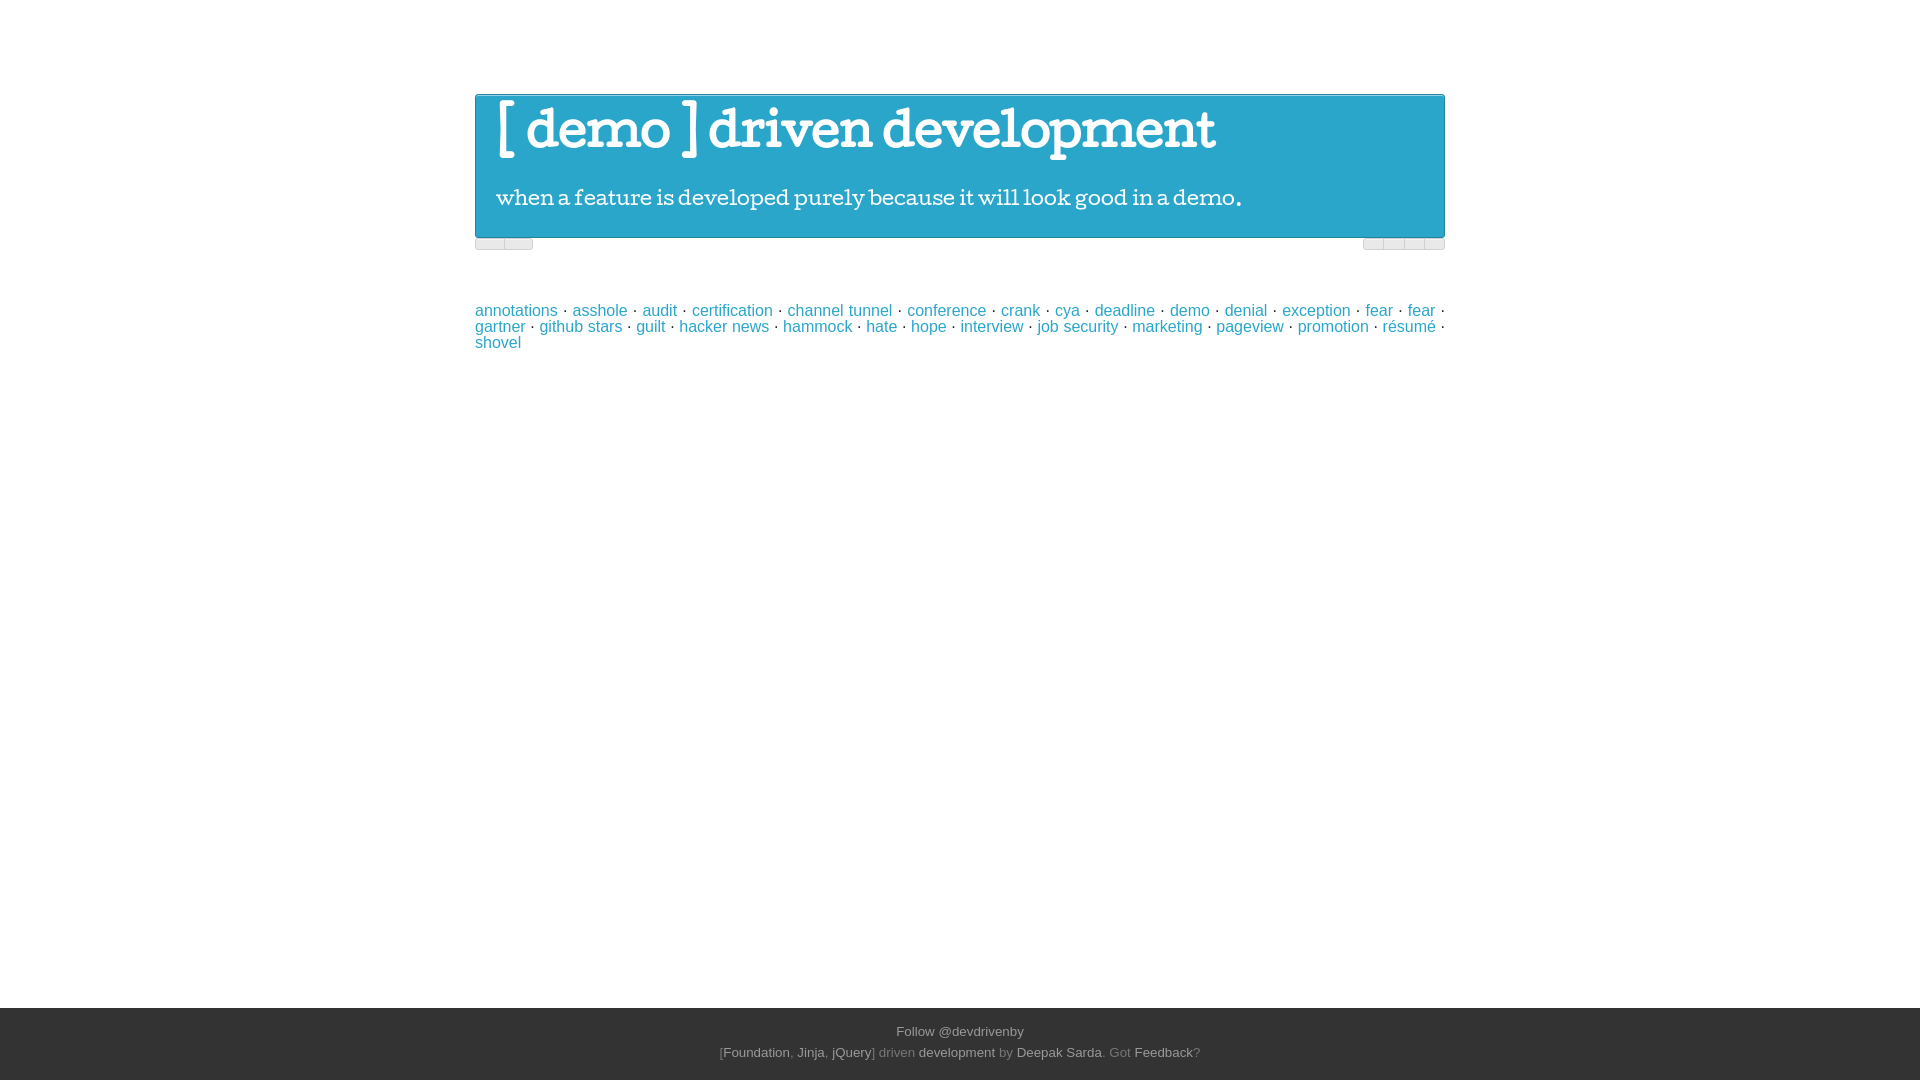  What do you see at coordinates (1076, 325) in the screenshot?
I see `'job security'` at bounding box center [1076, 325].